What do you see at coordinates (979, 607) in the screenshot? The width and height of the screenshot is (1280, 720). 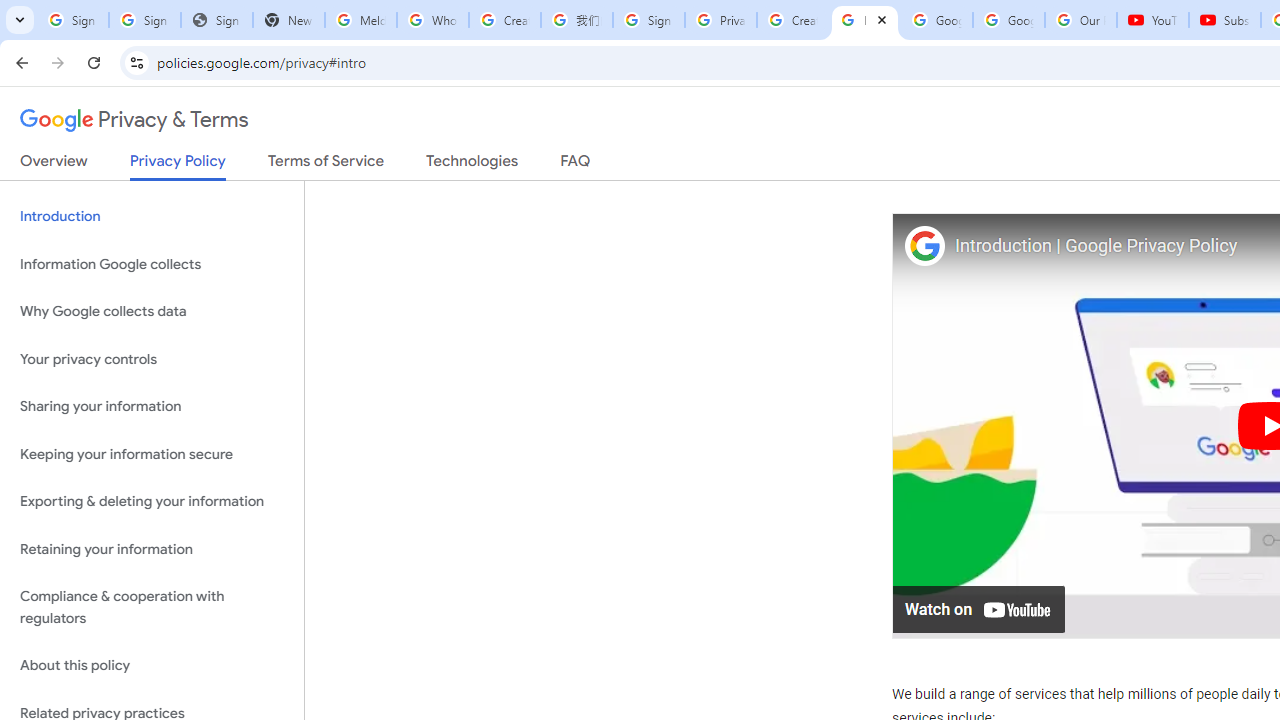 I see `'Watch on YouTube'` at bounding box center [979, 607].